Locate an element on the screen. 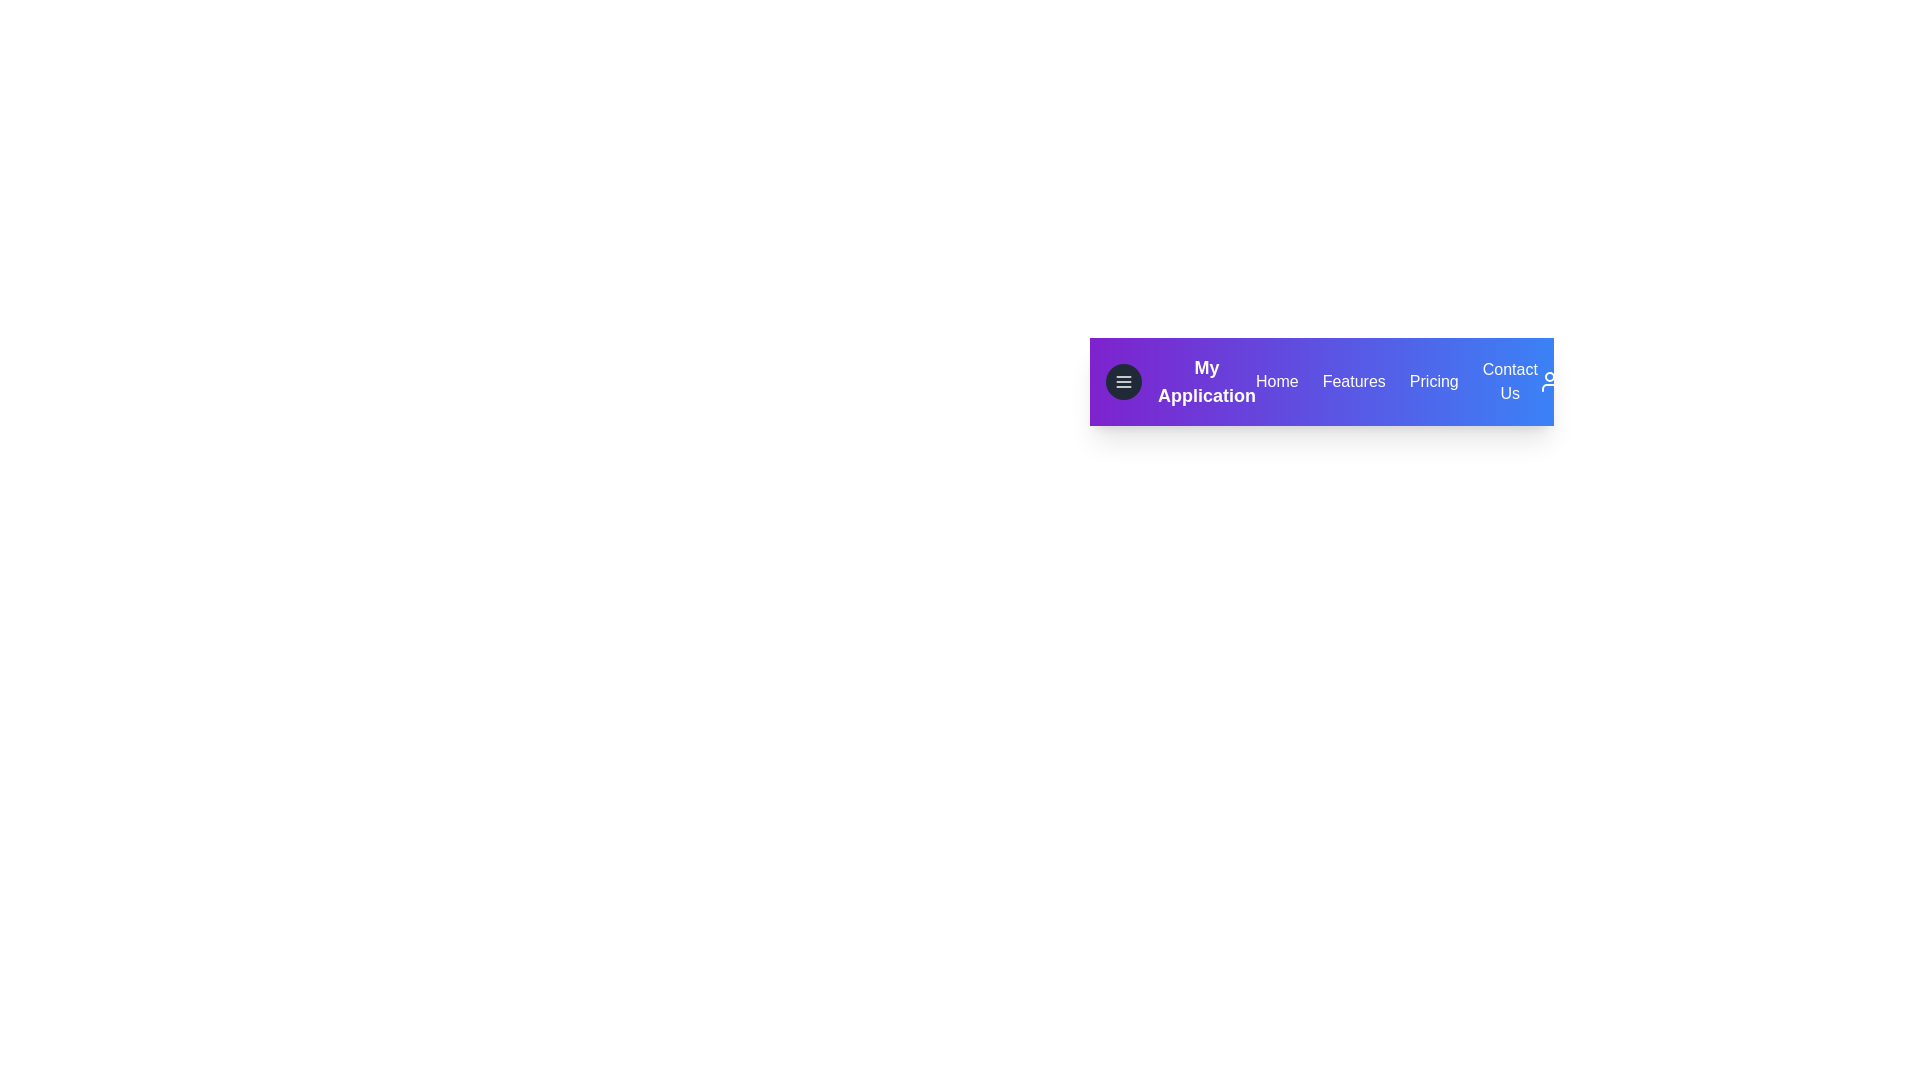  the Features link to navigate to the corresponding section is located at coordinates (1353, 381).